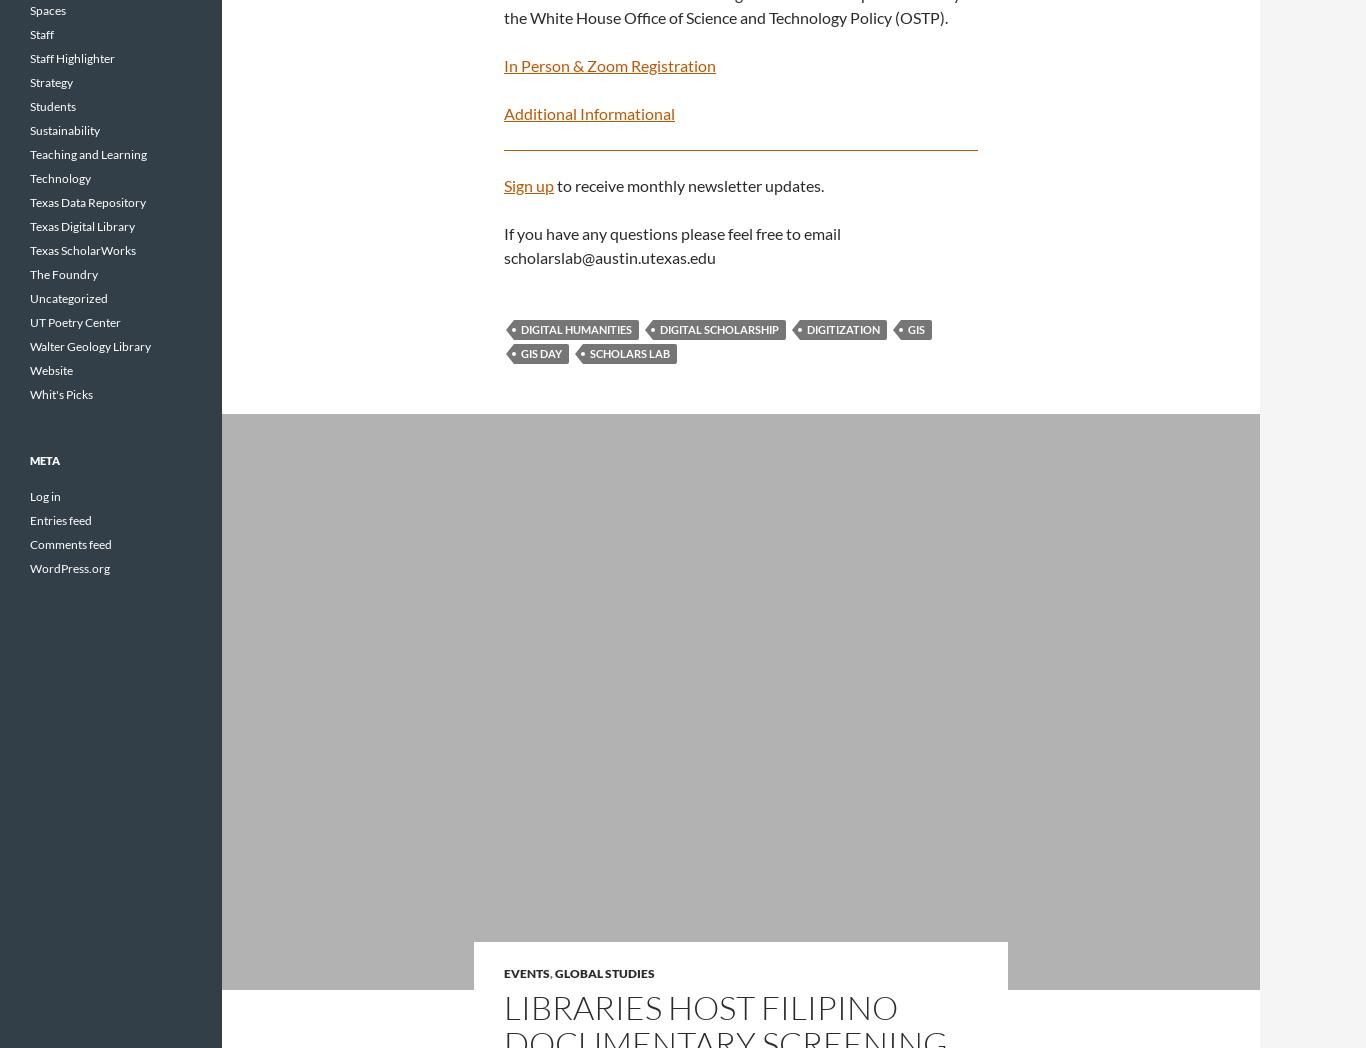 This screenshot has height=1048, width=1366. What do you see at coordinates (60, 177) in the screenshot?
I see `'Technology'` at bounding box center [60, 177].